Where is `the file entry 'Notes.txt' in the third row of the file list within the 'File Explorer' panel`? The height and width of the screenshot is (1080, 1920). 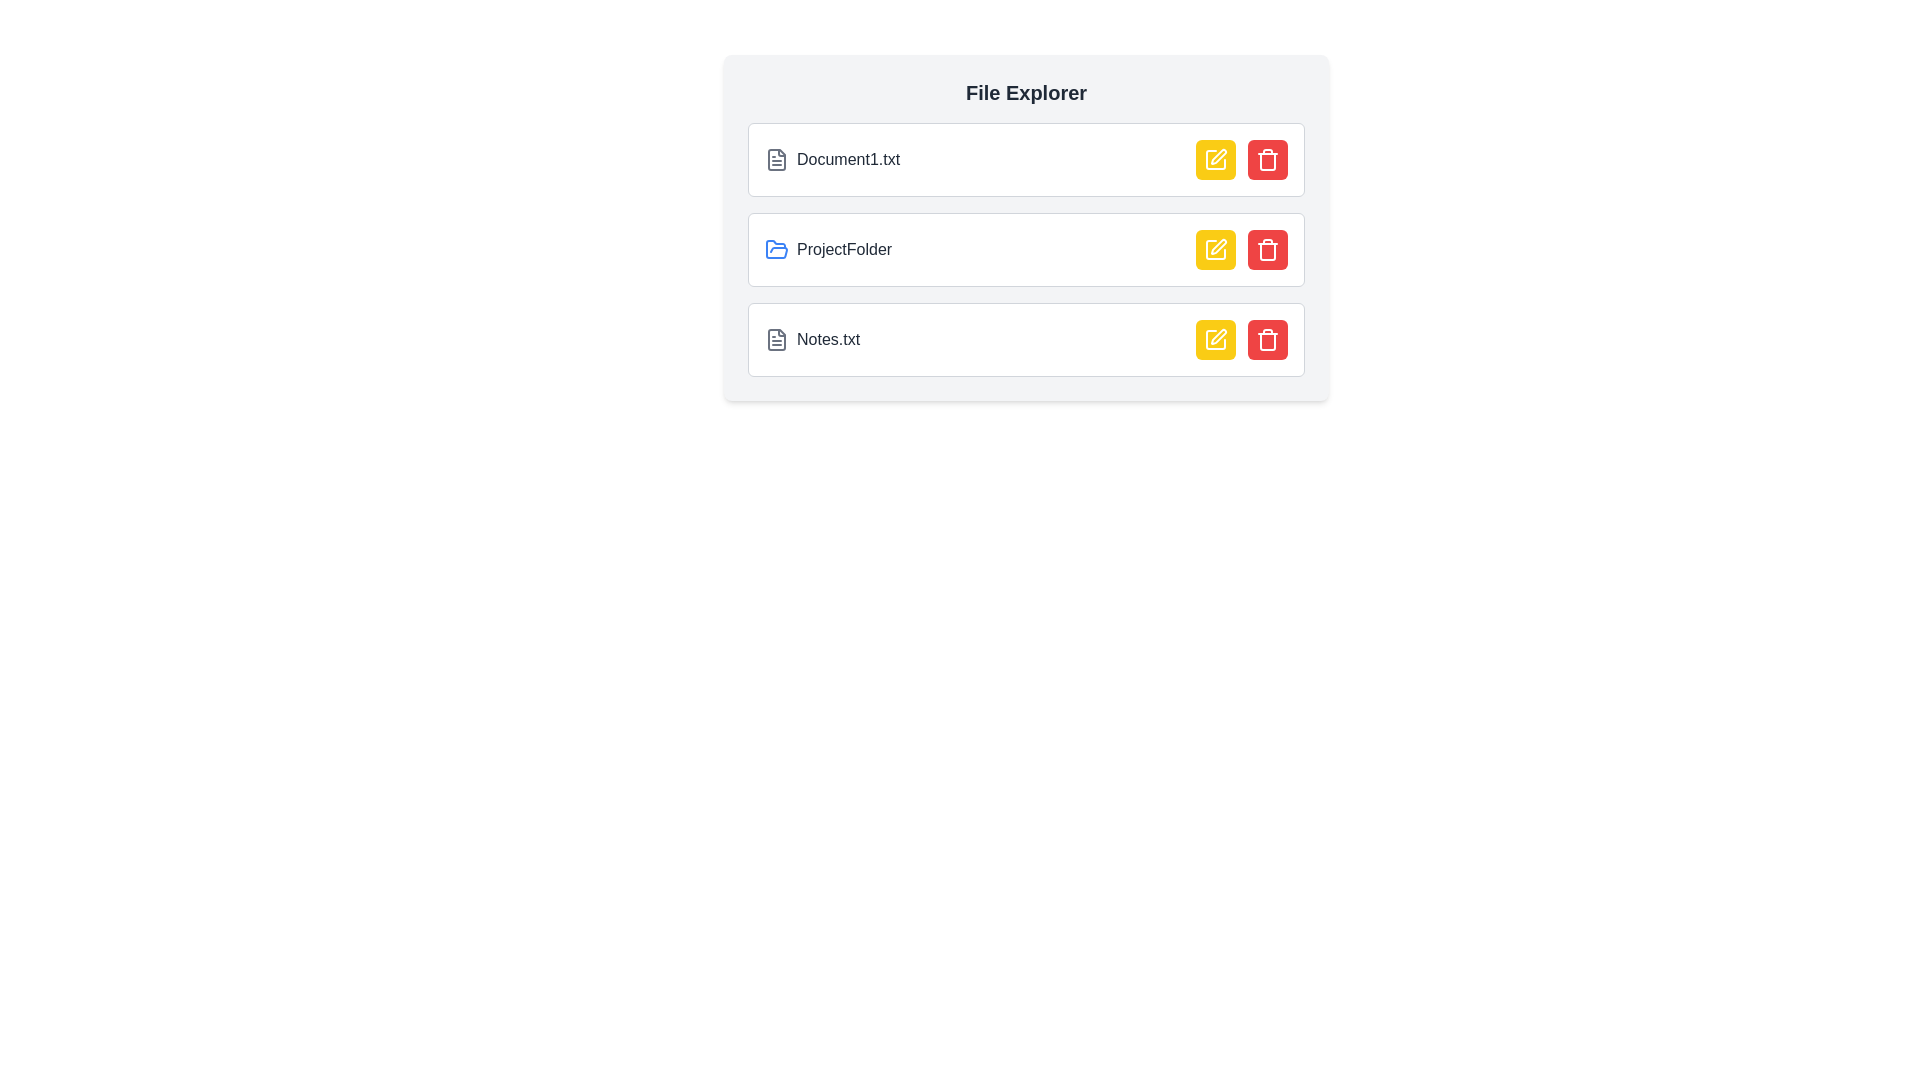 the file entry 'Notes.txt' in the third row of the file list within the 'File Explorer' panel is located at coordinates (1026, 338).